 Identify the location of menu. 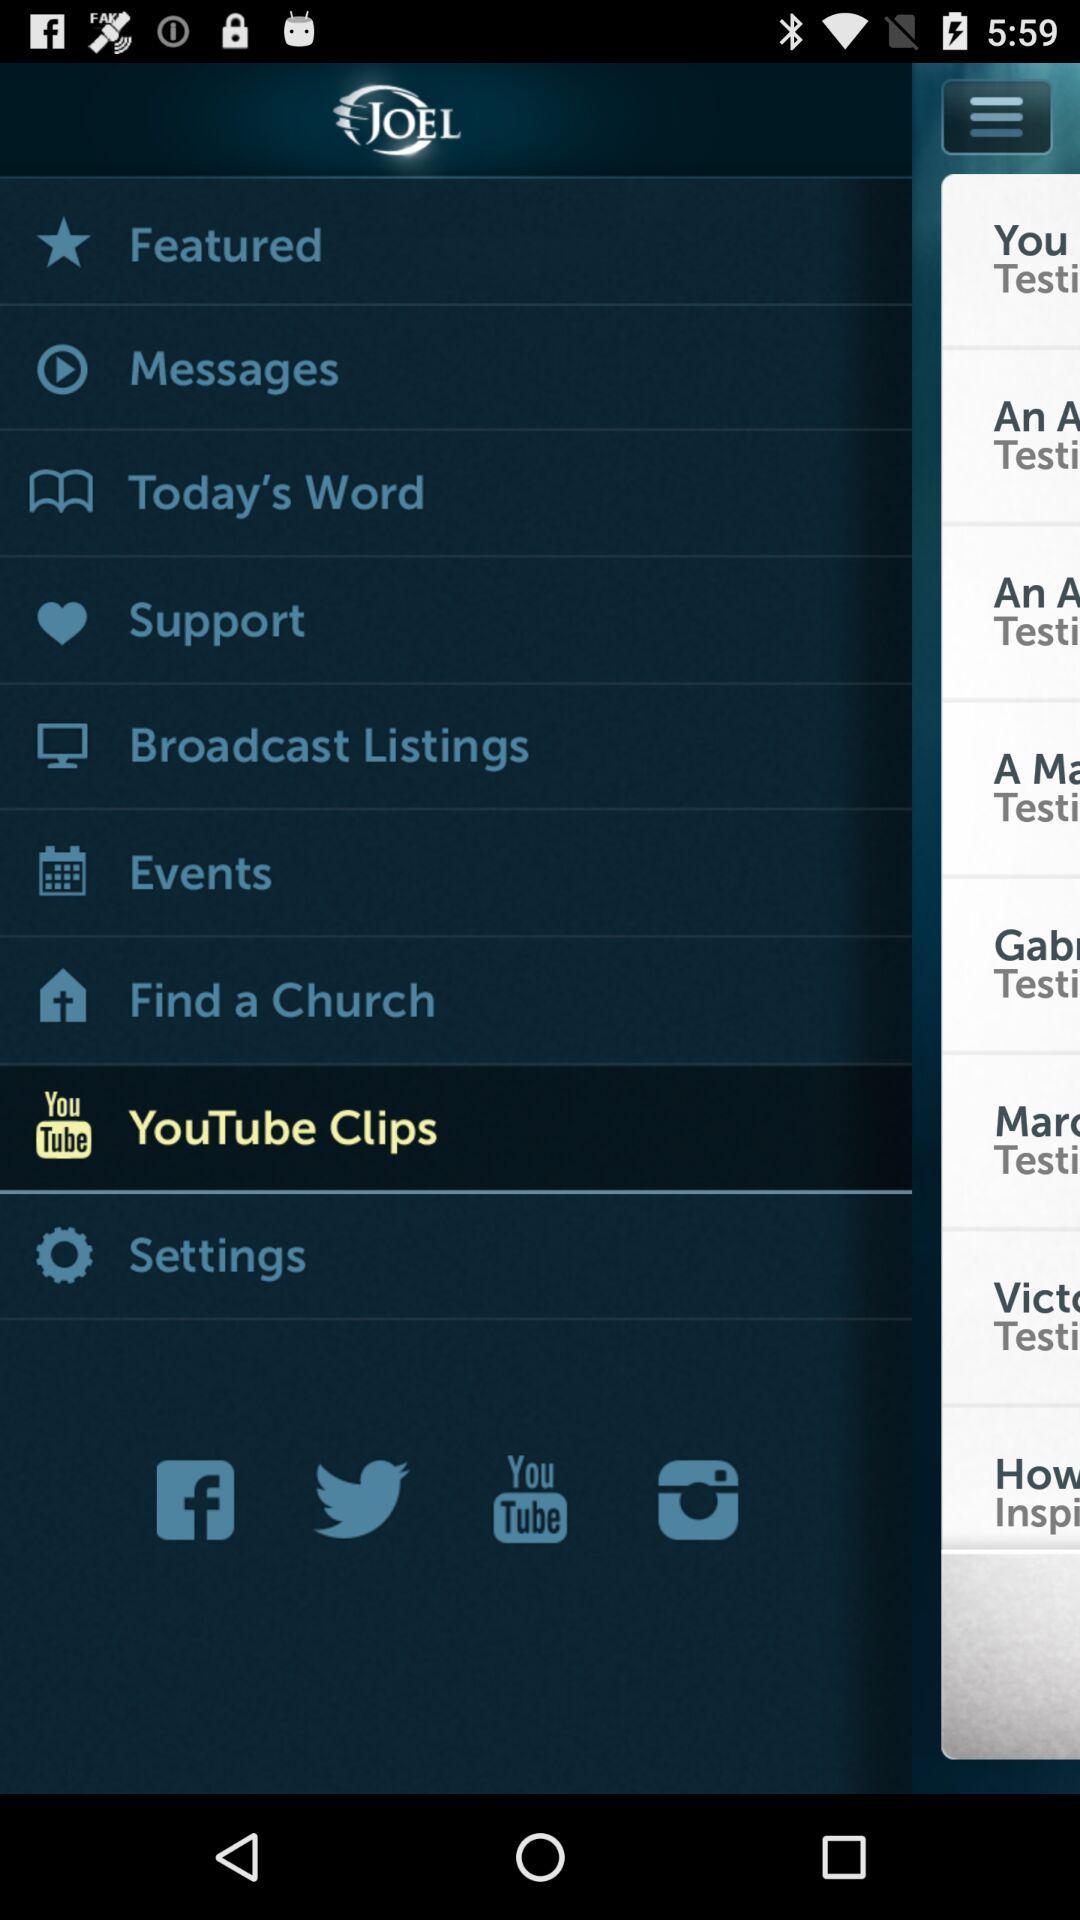
(997, 115).